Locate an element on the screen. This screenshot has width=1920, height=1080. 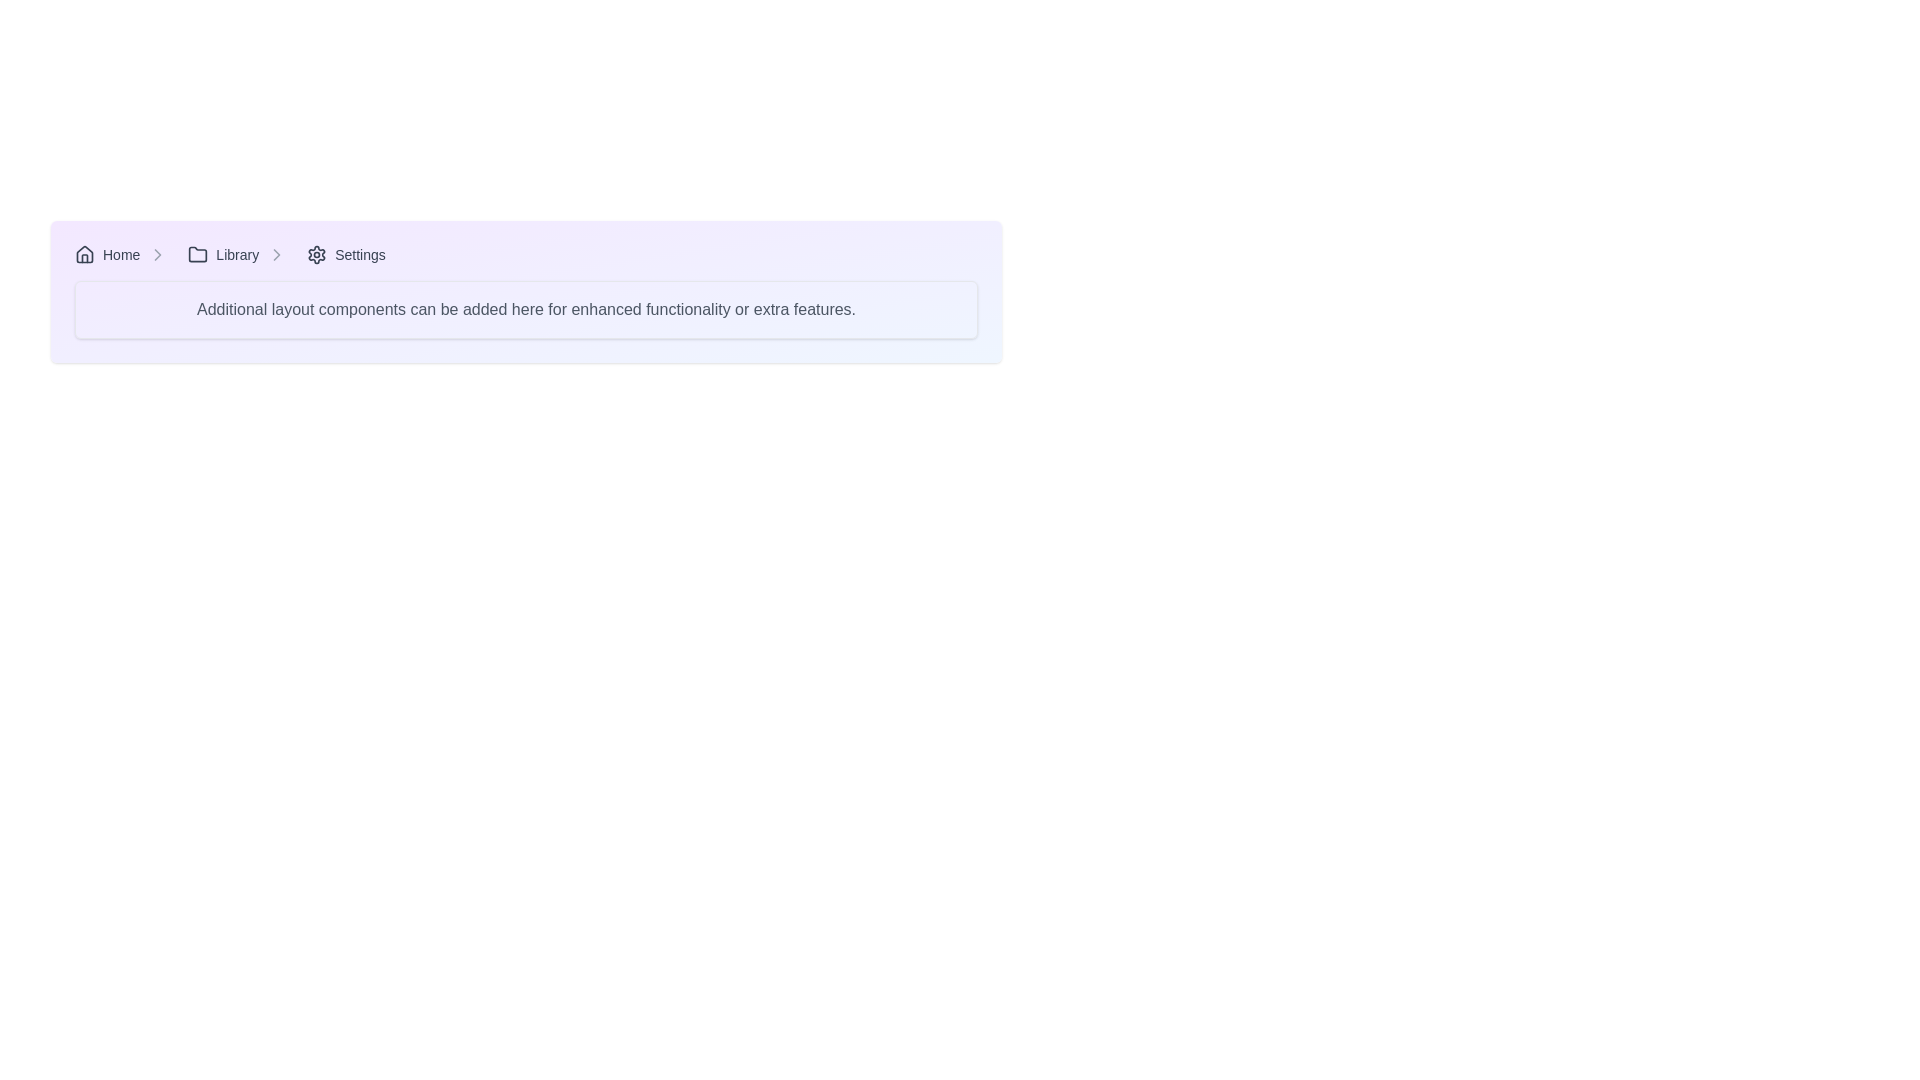
the descriptive role of the rightward-pointing chevron arrow icon within the breadcrumb navigation between 'Library' is located at coordinates (276, 253).